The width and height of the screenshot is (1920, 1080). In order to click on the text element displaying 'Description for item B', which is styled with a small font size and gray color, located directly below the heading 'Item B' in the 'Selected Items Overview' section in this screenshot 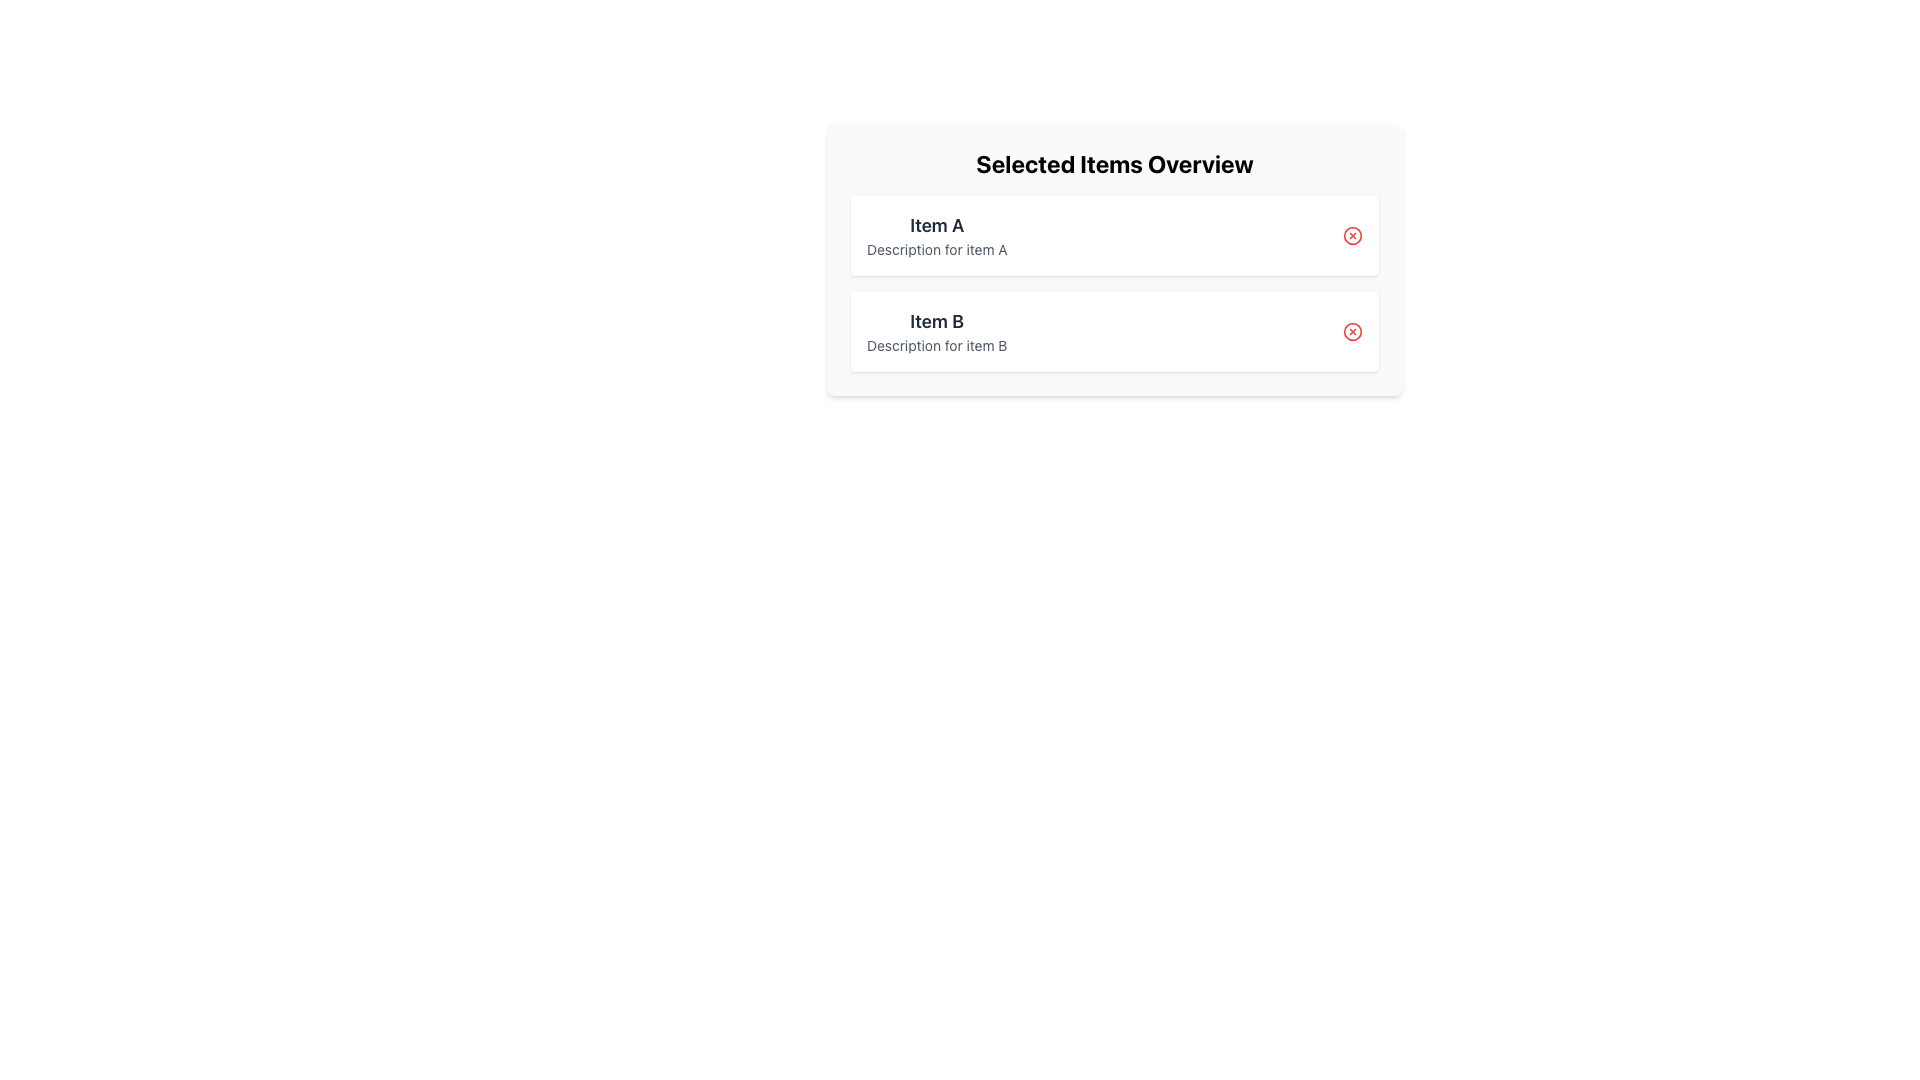, I will do `click(936, 345)`.